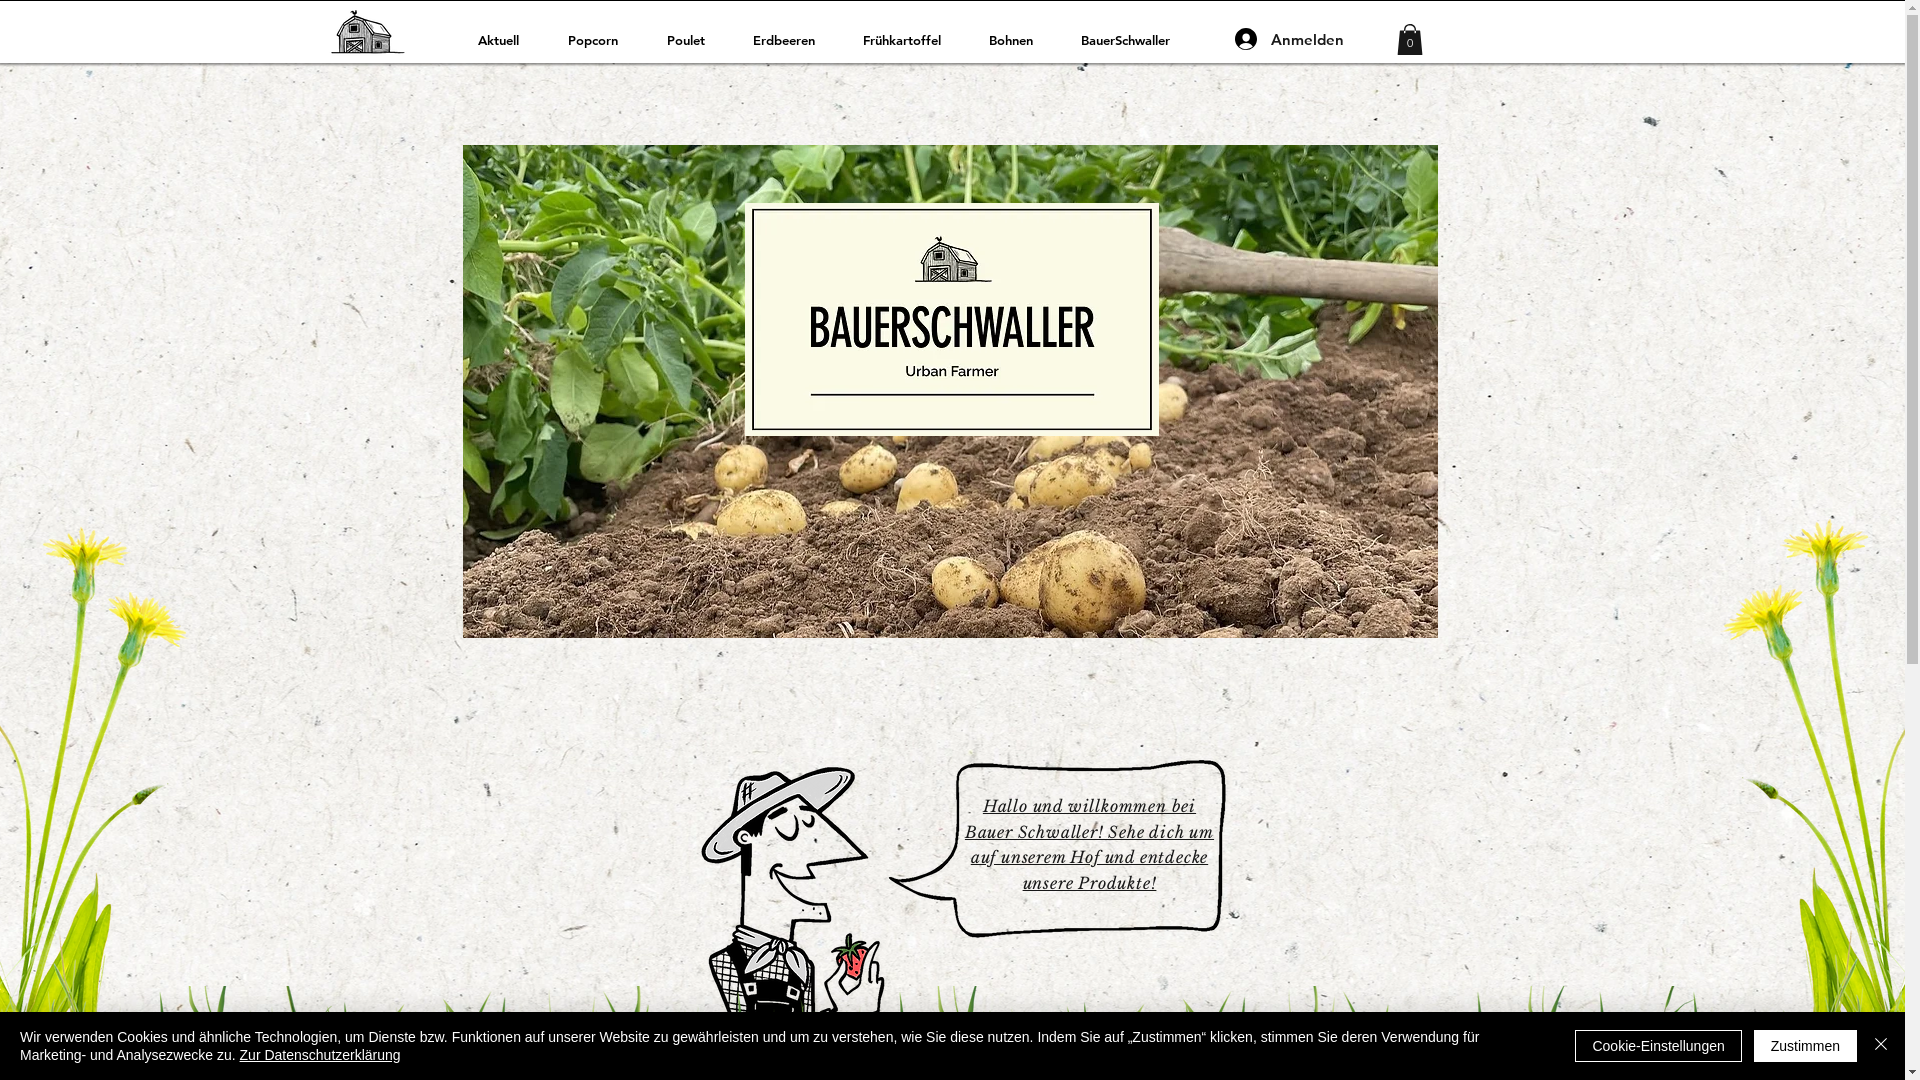 The height and width of the screenshot is (1080, 1920). I want to click on 'Aktuell', so click(507, 39).